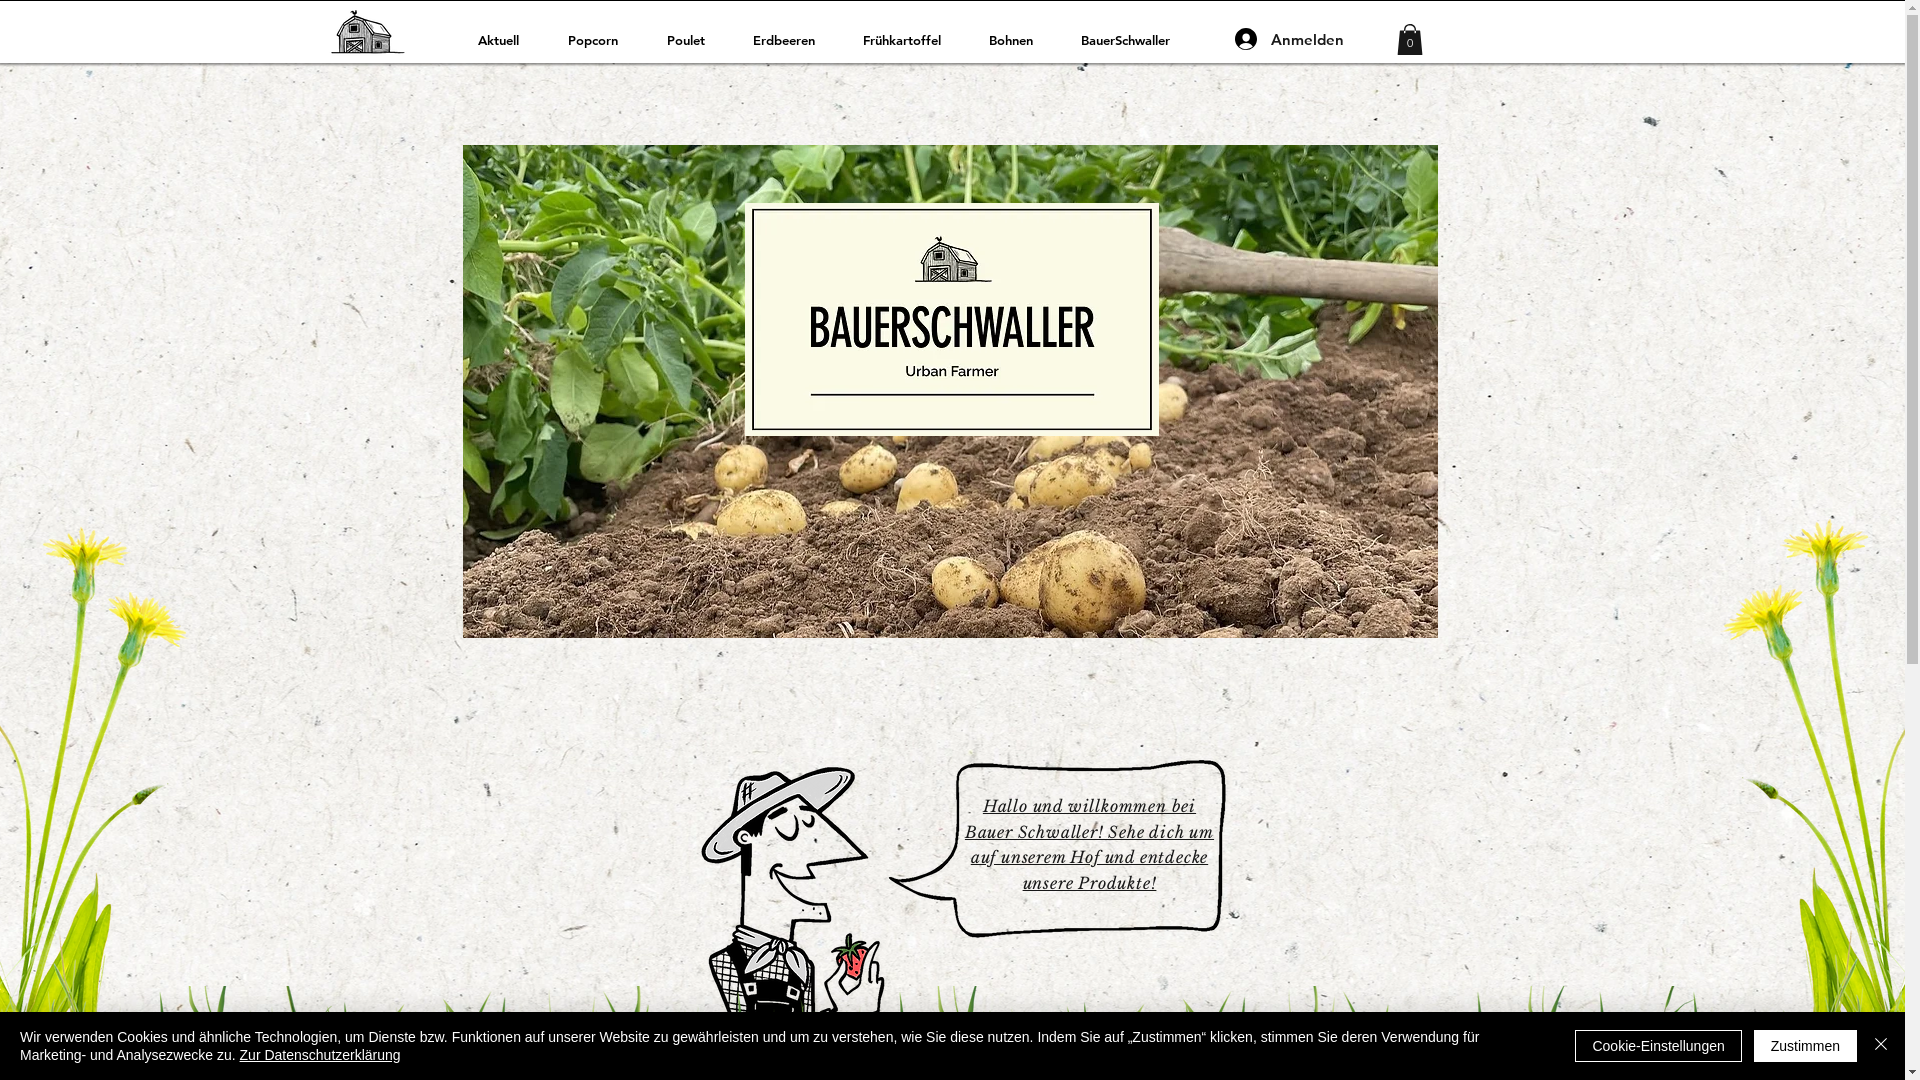 The height and width of the screenshot is (1080, 1920). I want to click on 'Aktuell', so click(507, 39).